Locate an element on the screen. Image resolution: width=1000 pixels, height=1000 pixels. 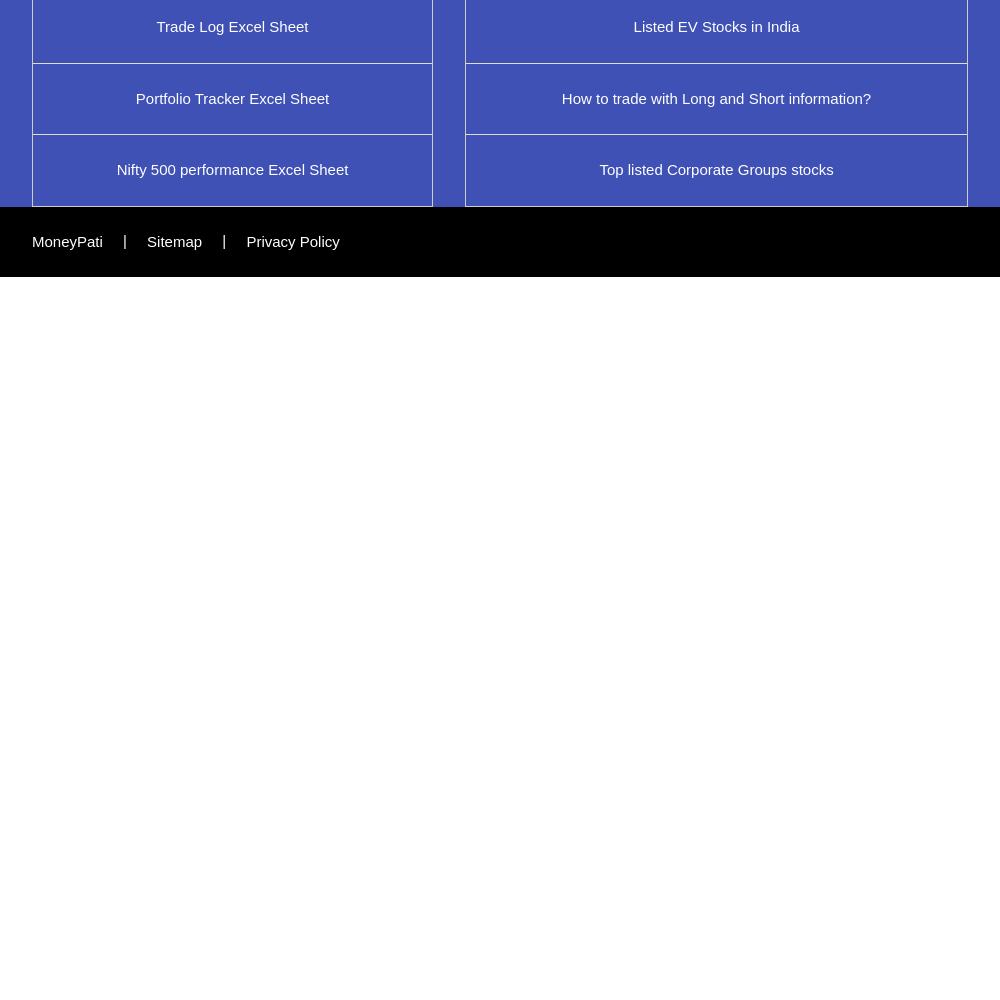
'How to trade with Long and Short information?' is located at coordinates (715, 96).